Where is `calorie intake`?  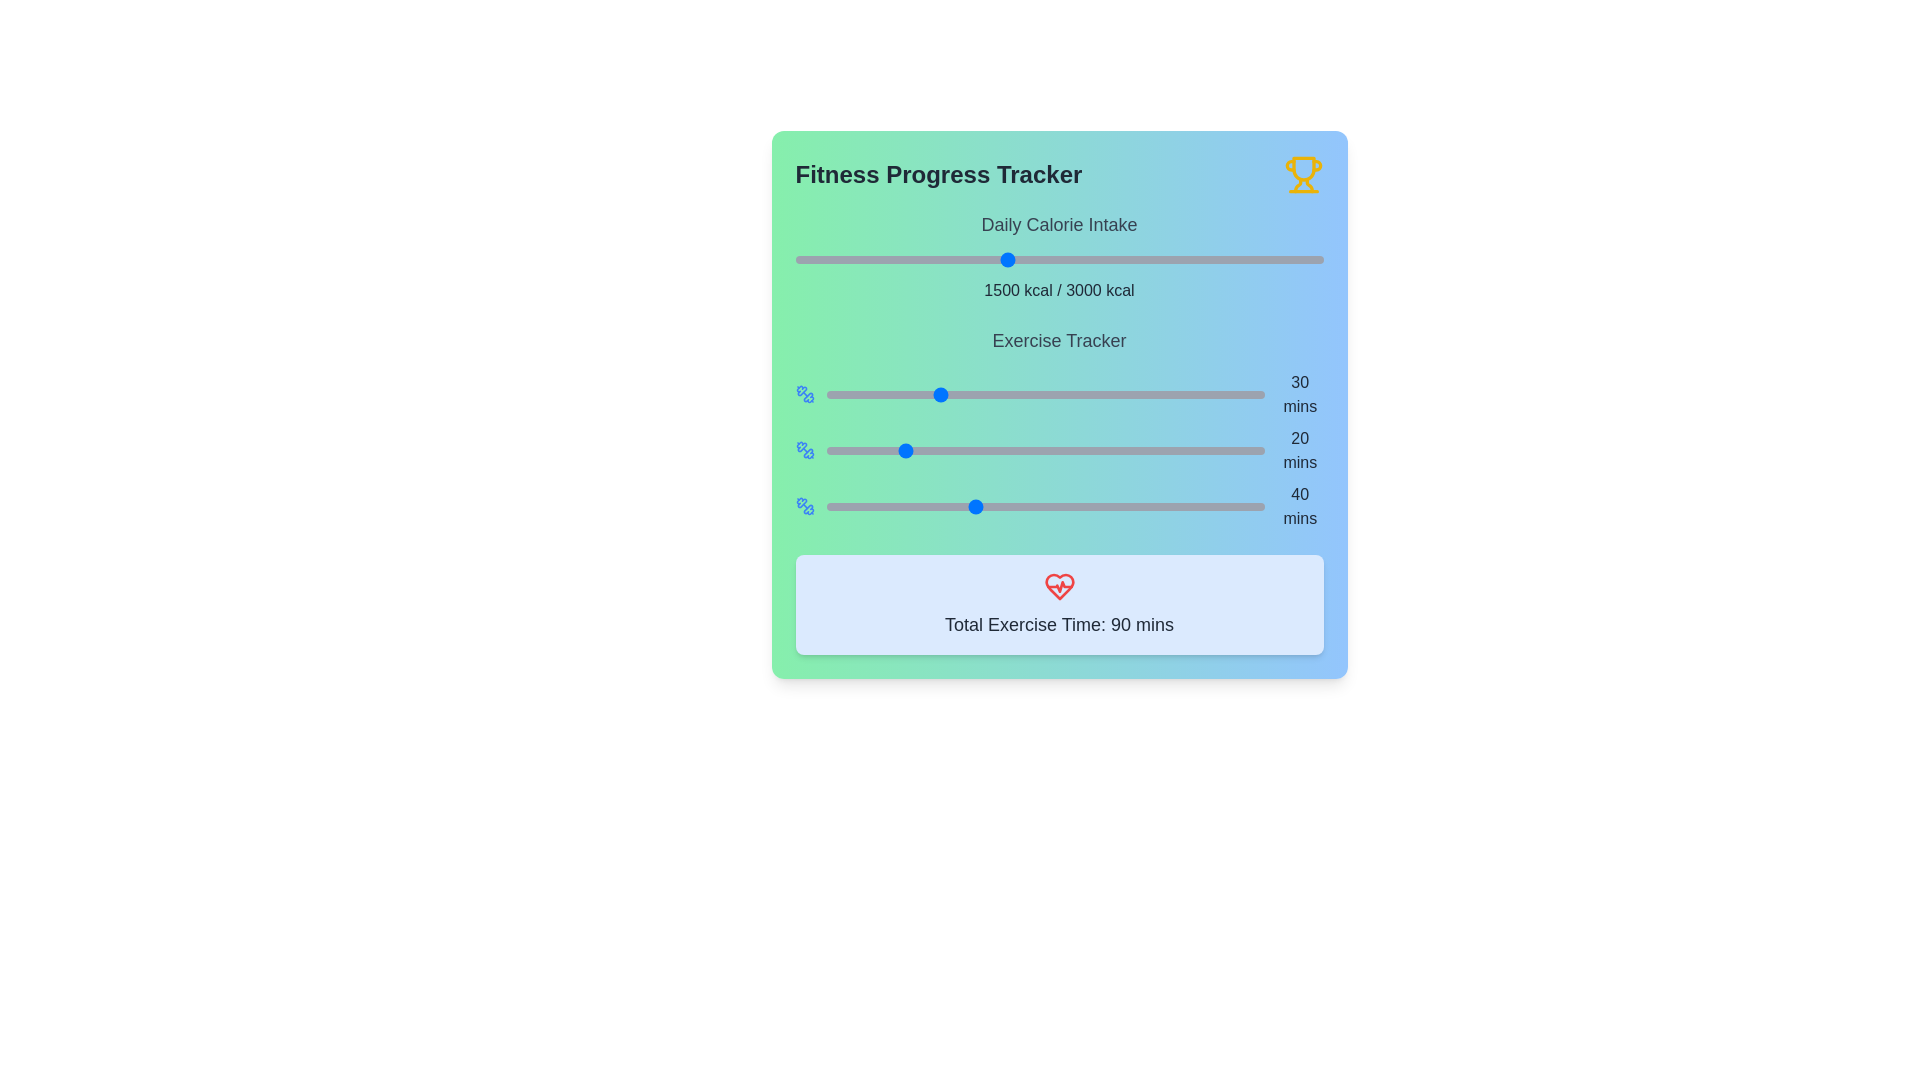
calorie intake is located at coordinates (1262, 258).